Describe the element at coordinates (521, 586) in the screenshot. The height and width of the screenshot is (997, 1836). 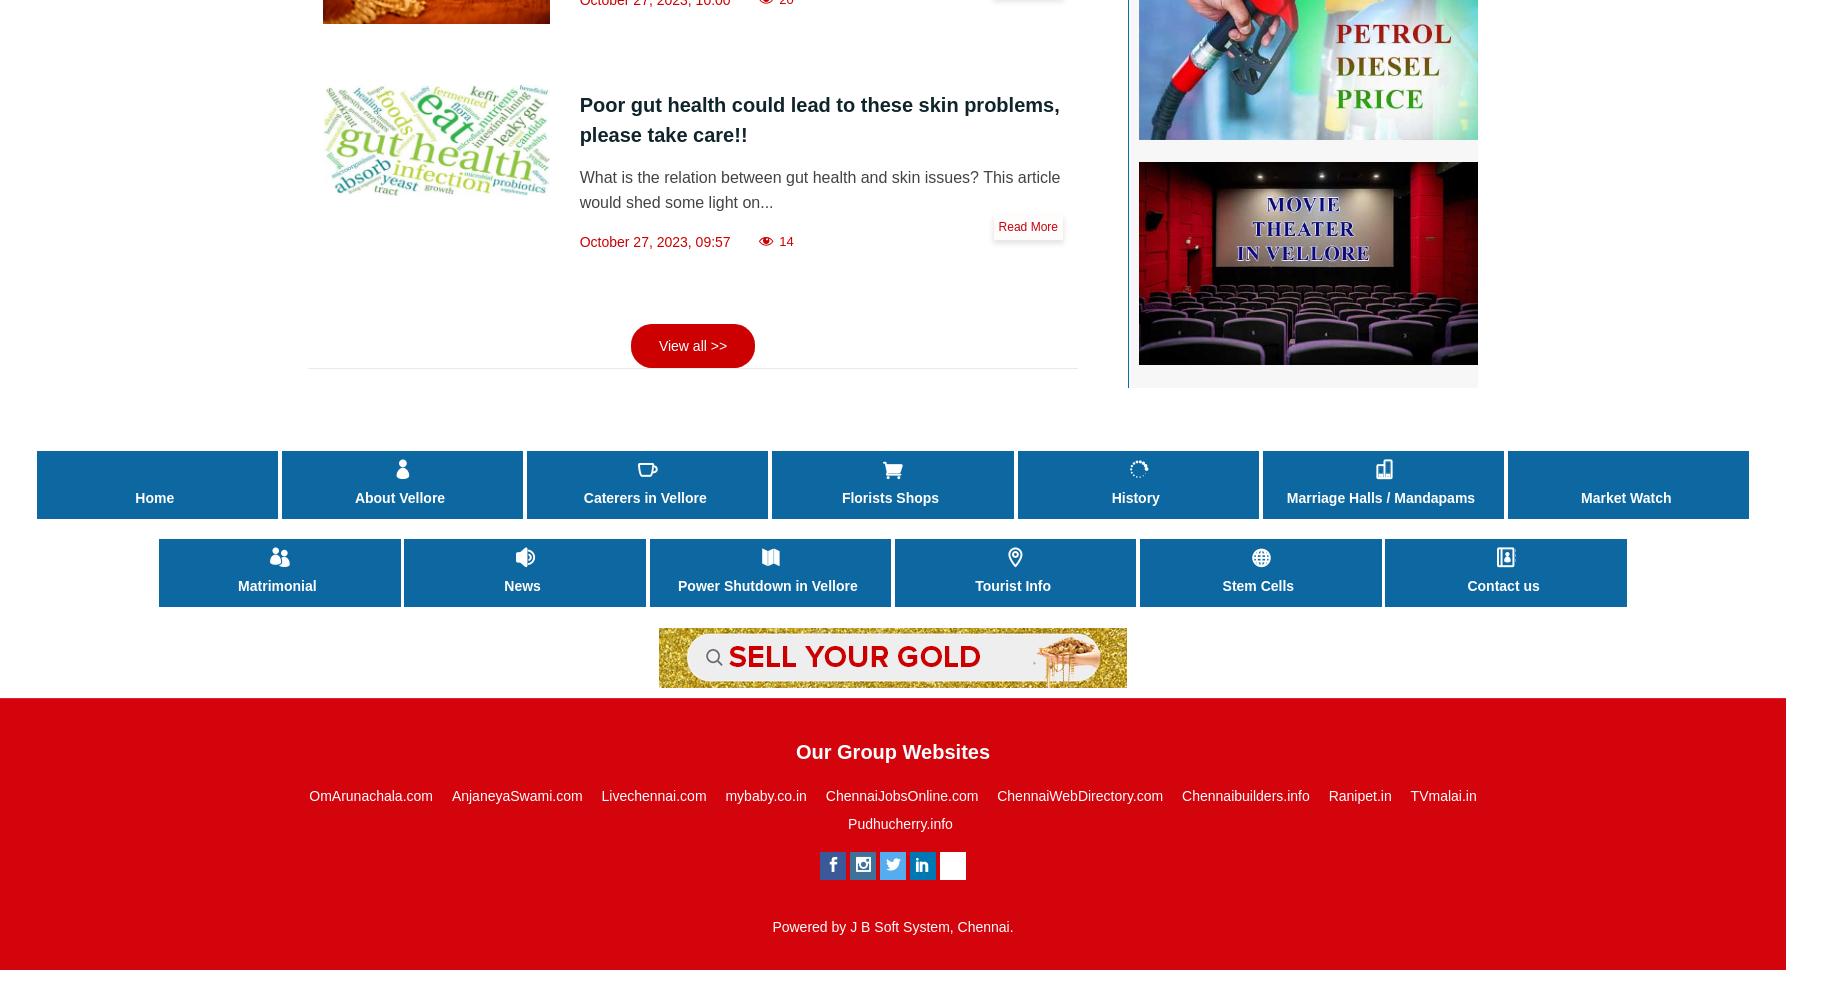
I see `'News'` at that location.